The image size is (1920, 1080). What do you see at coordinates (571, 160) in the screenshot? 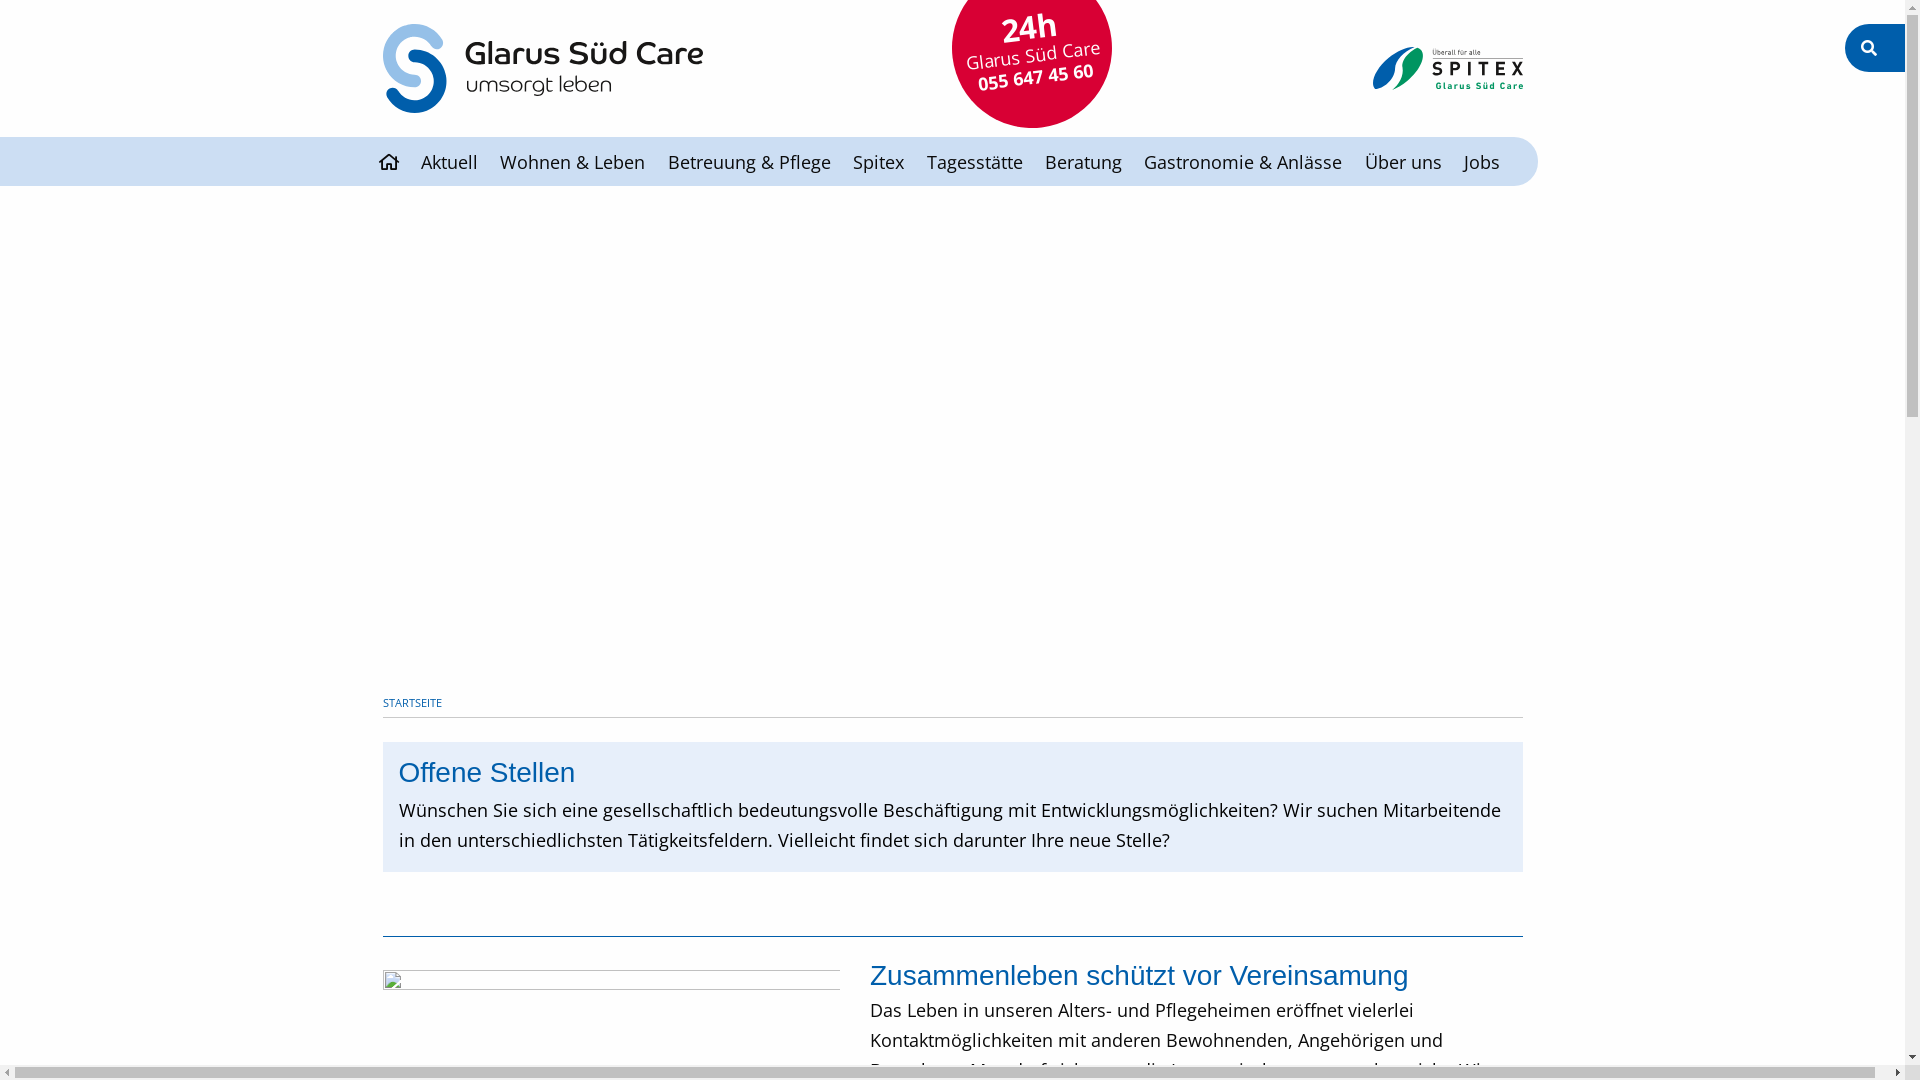
I see `'Wohnen & Leben'` at bounding box center [571, 160].